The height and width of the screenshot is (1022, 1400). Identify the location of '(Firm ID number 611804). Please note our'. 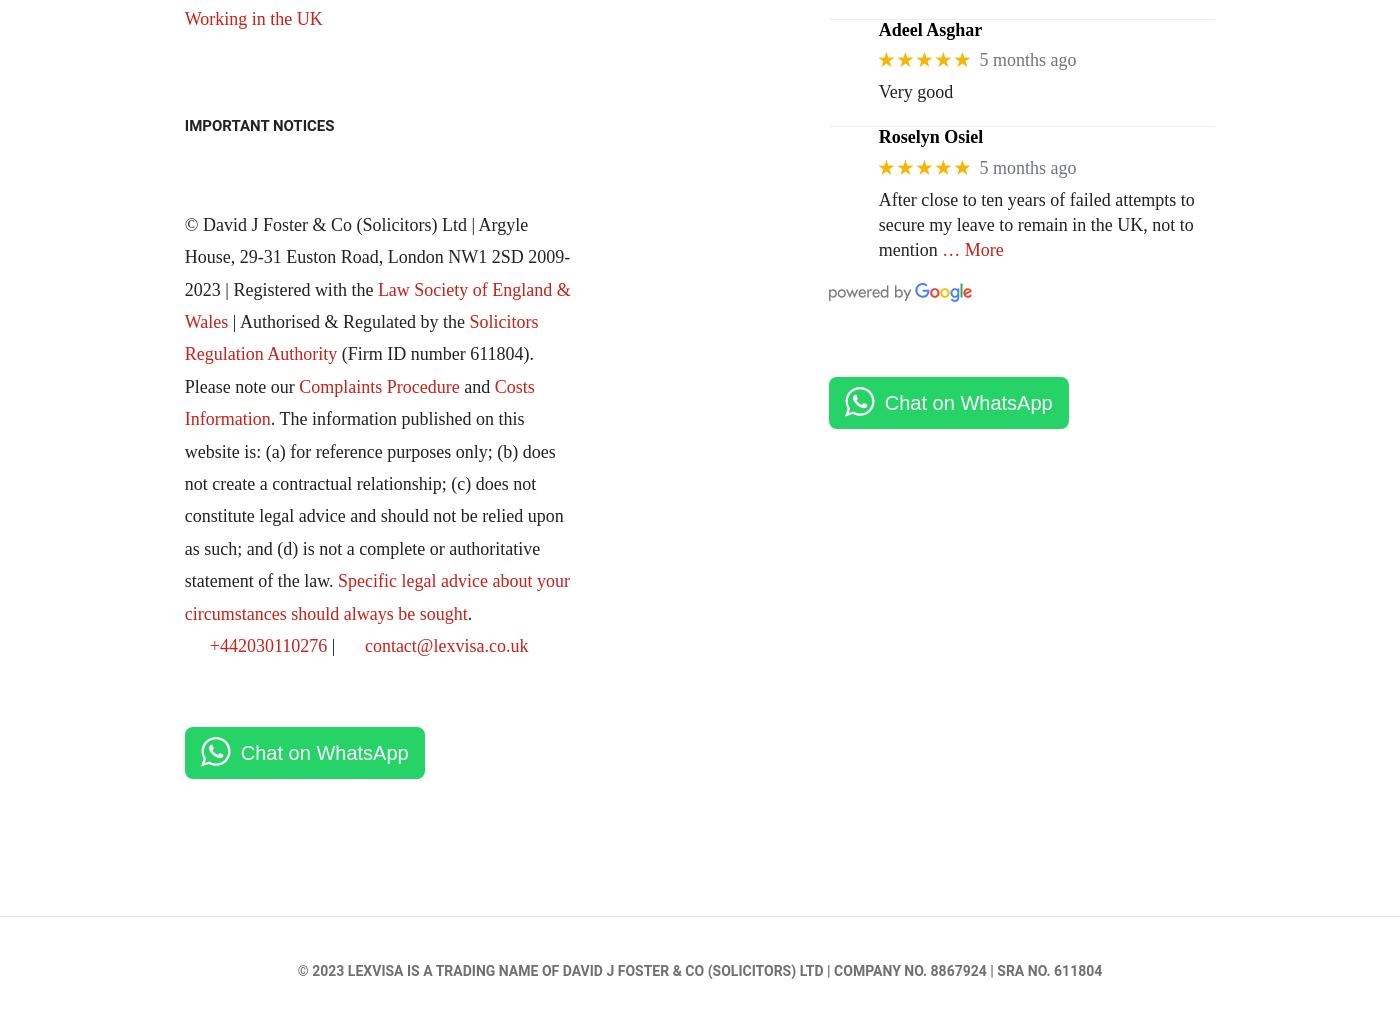
(183, 368).